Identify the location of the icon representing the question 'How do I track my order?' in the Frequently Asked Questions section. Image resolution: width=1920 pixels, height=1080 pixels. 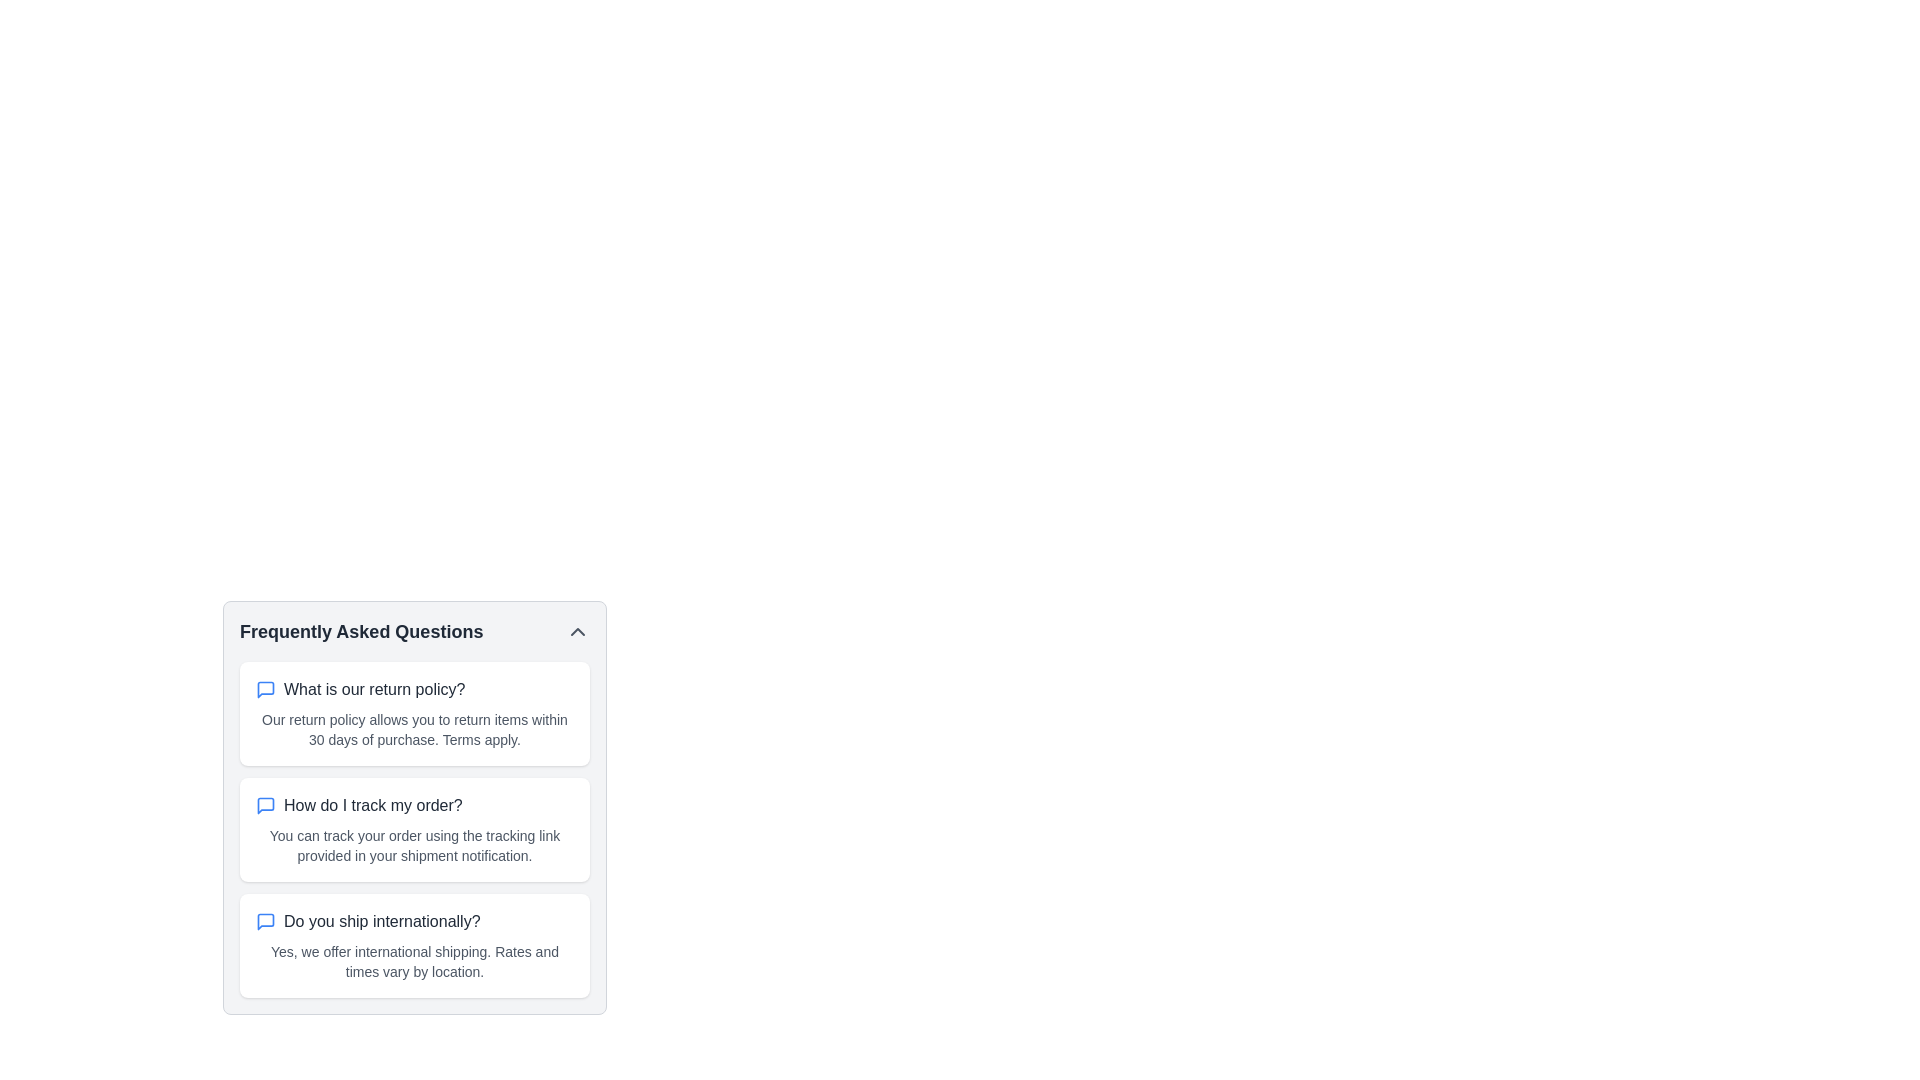
(264, 805).